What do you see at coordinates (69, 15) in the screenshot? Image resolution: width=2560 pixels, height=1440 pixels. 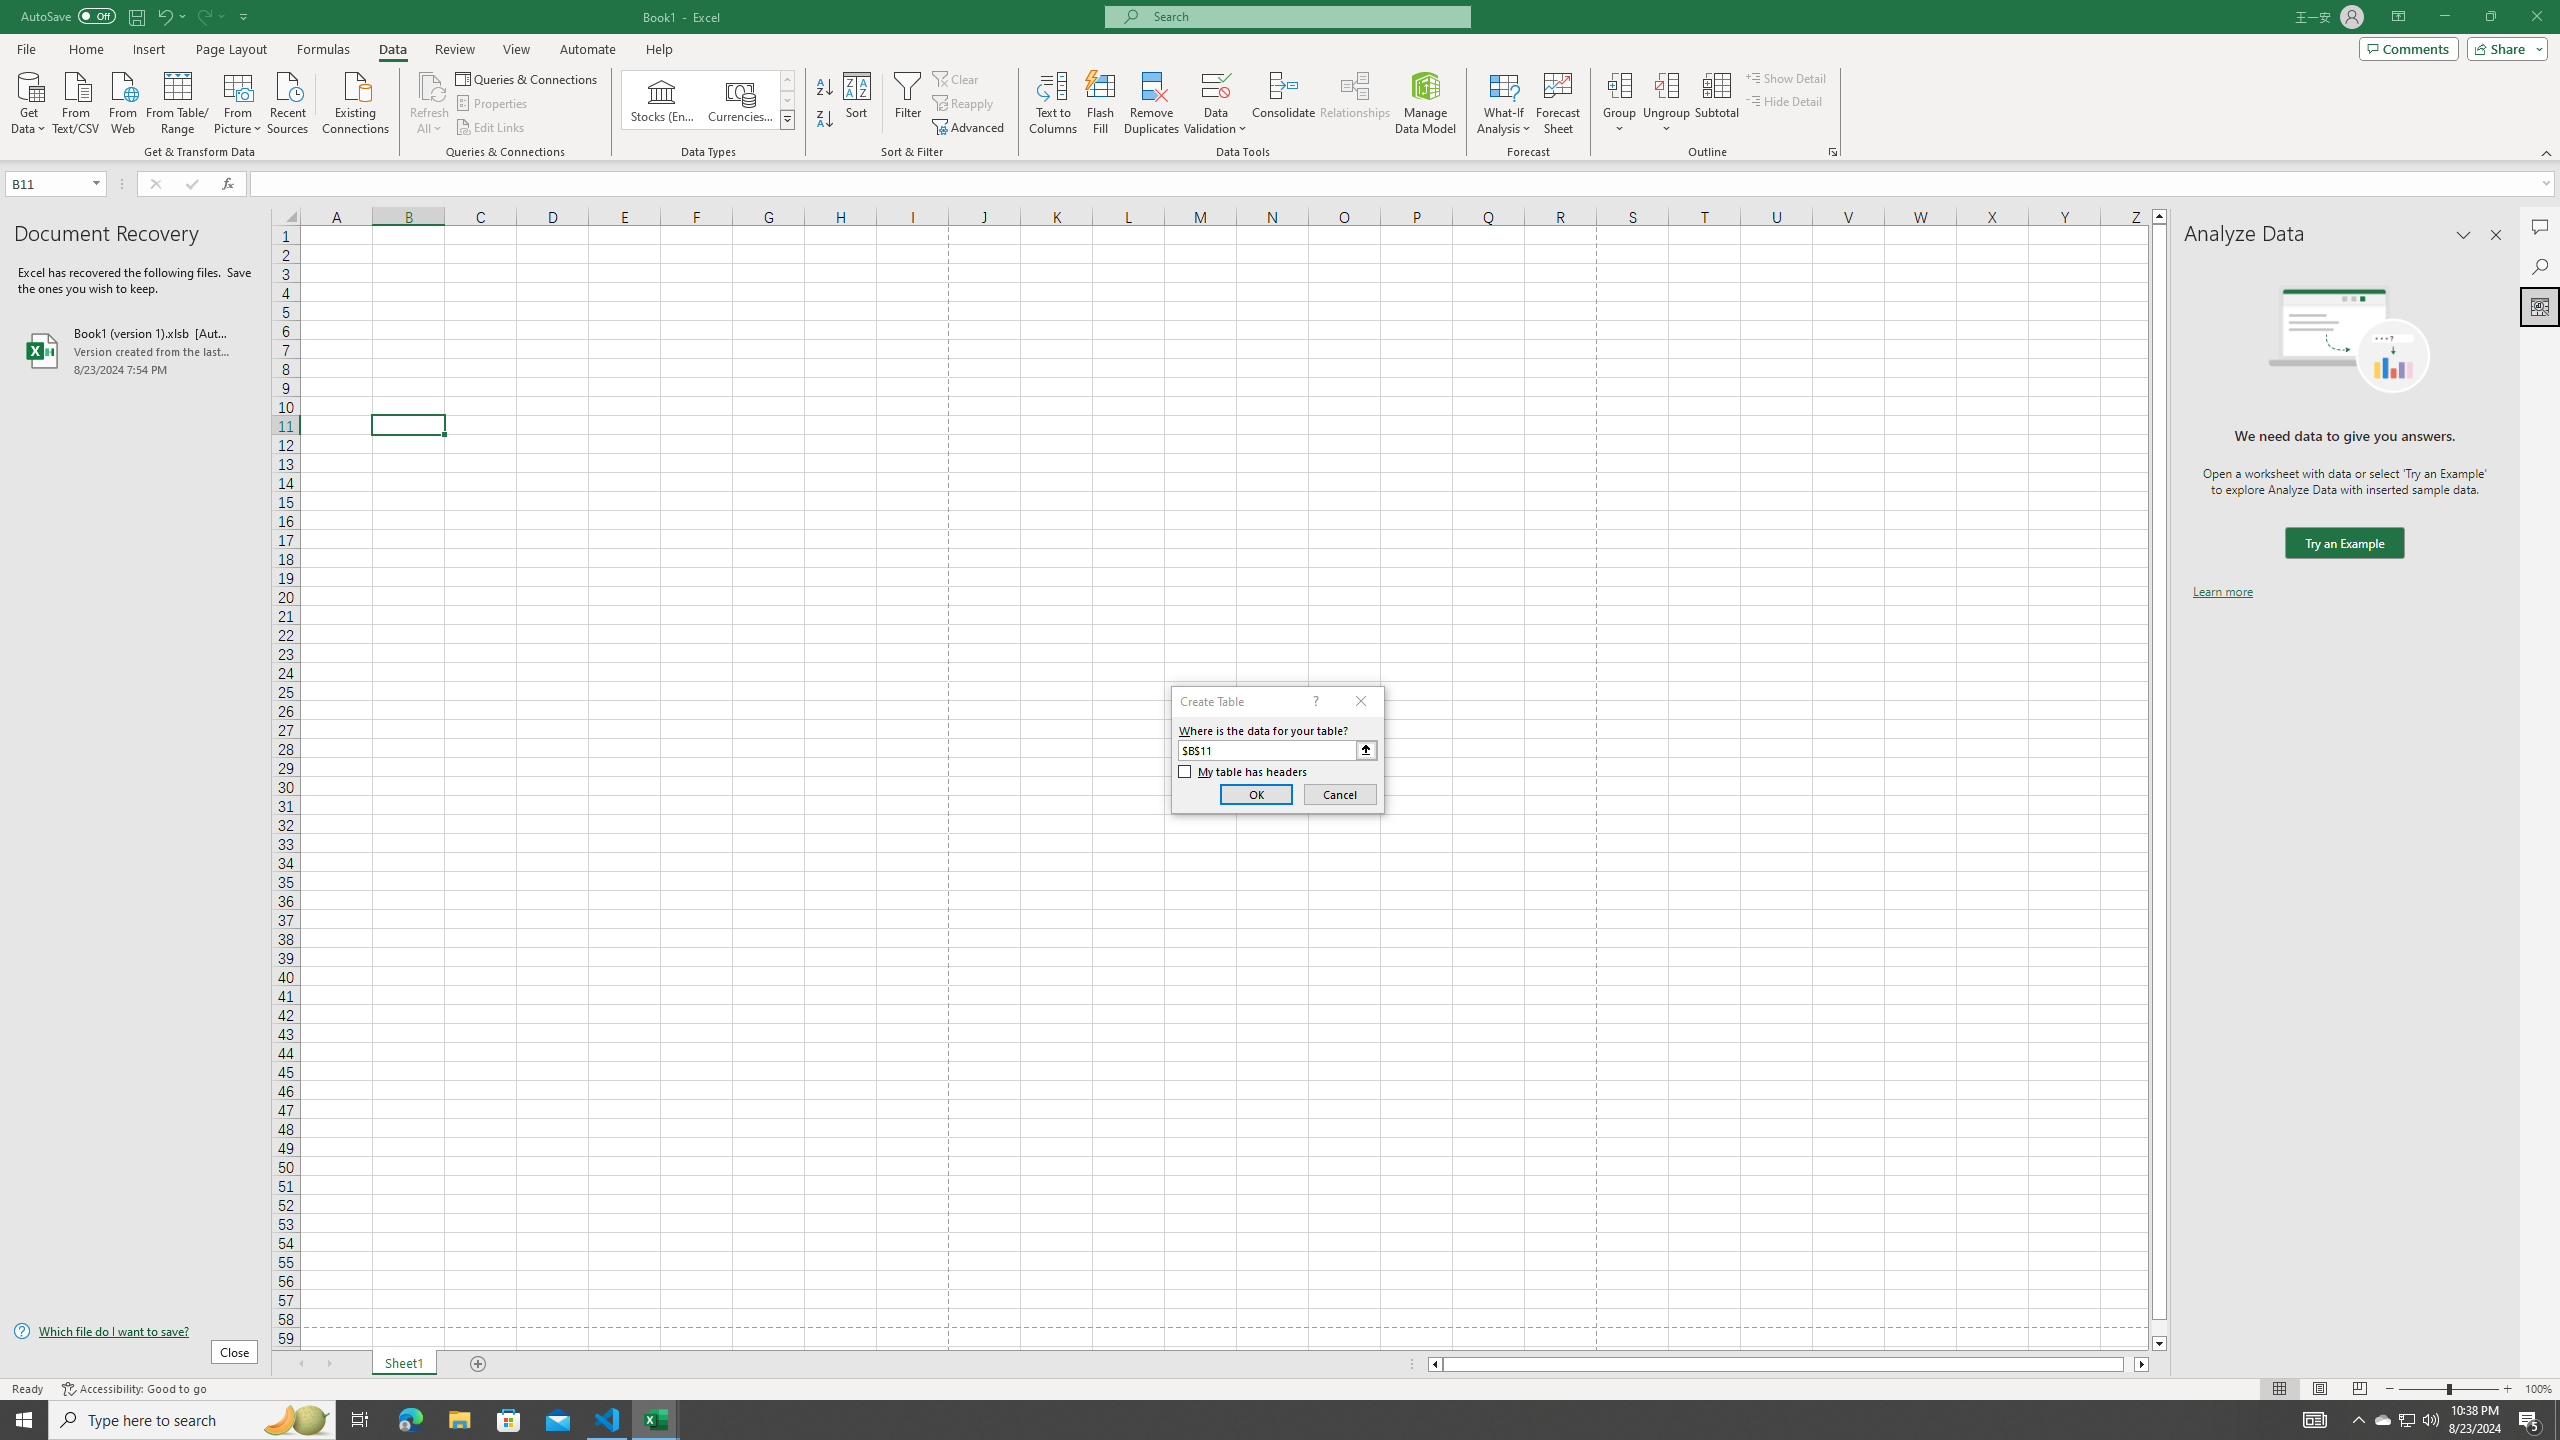 I see `'AutoSave'` at bounding box center [69, 15].